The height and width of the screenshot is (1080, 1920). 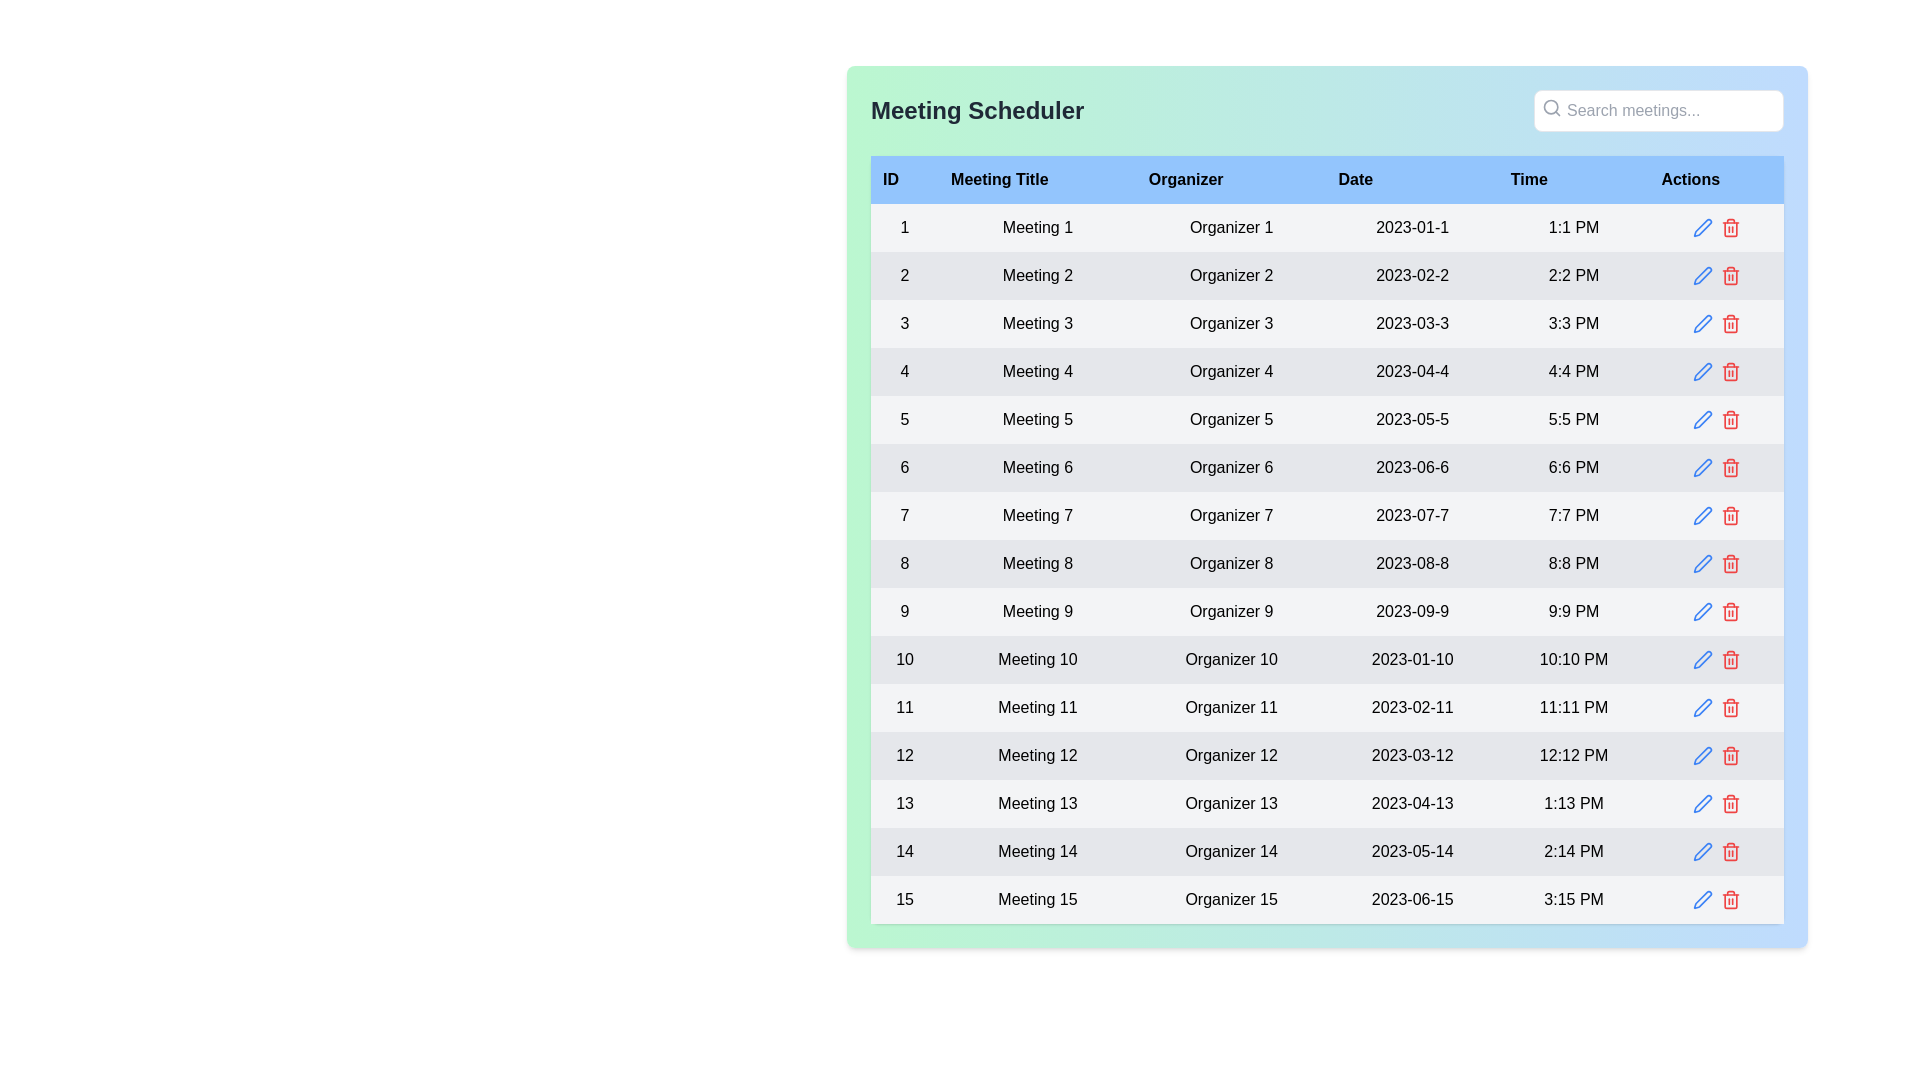 What do you see at coordinates (1573, 802) in the screenshot?
I see `the text label displaying '1:13 PM' located in the 'Time' column of the table within the row labeled 'Meeting 13'` at bounding box center [1573, 802].